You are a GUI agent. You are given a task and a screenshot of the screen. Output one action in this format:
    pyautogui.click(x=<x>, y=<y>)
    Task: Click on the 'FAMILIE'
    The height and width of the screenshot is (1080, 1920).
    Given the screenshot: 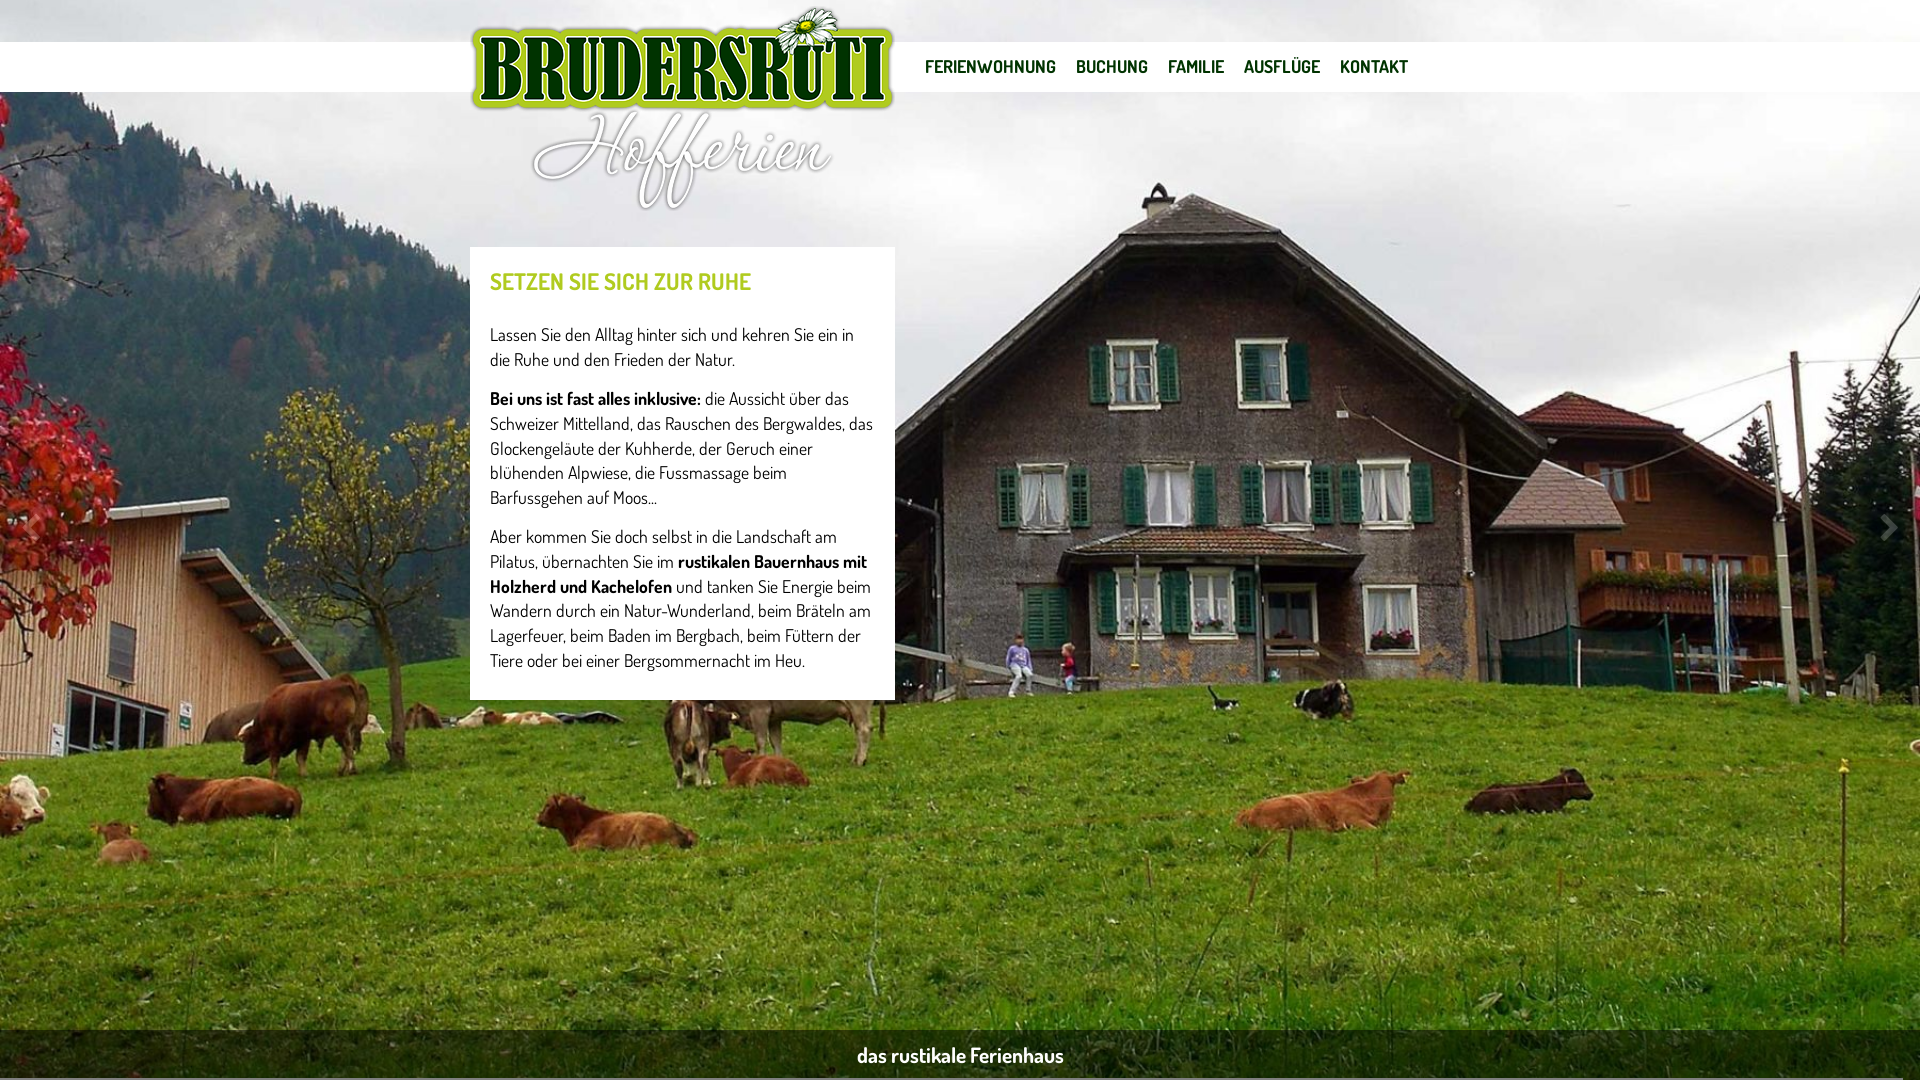 What is the action you would take?
    pyautogui.click(x=1195, y=64)
    